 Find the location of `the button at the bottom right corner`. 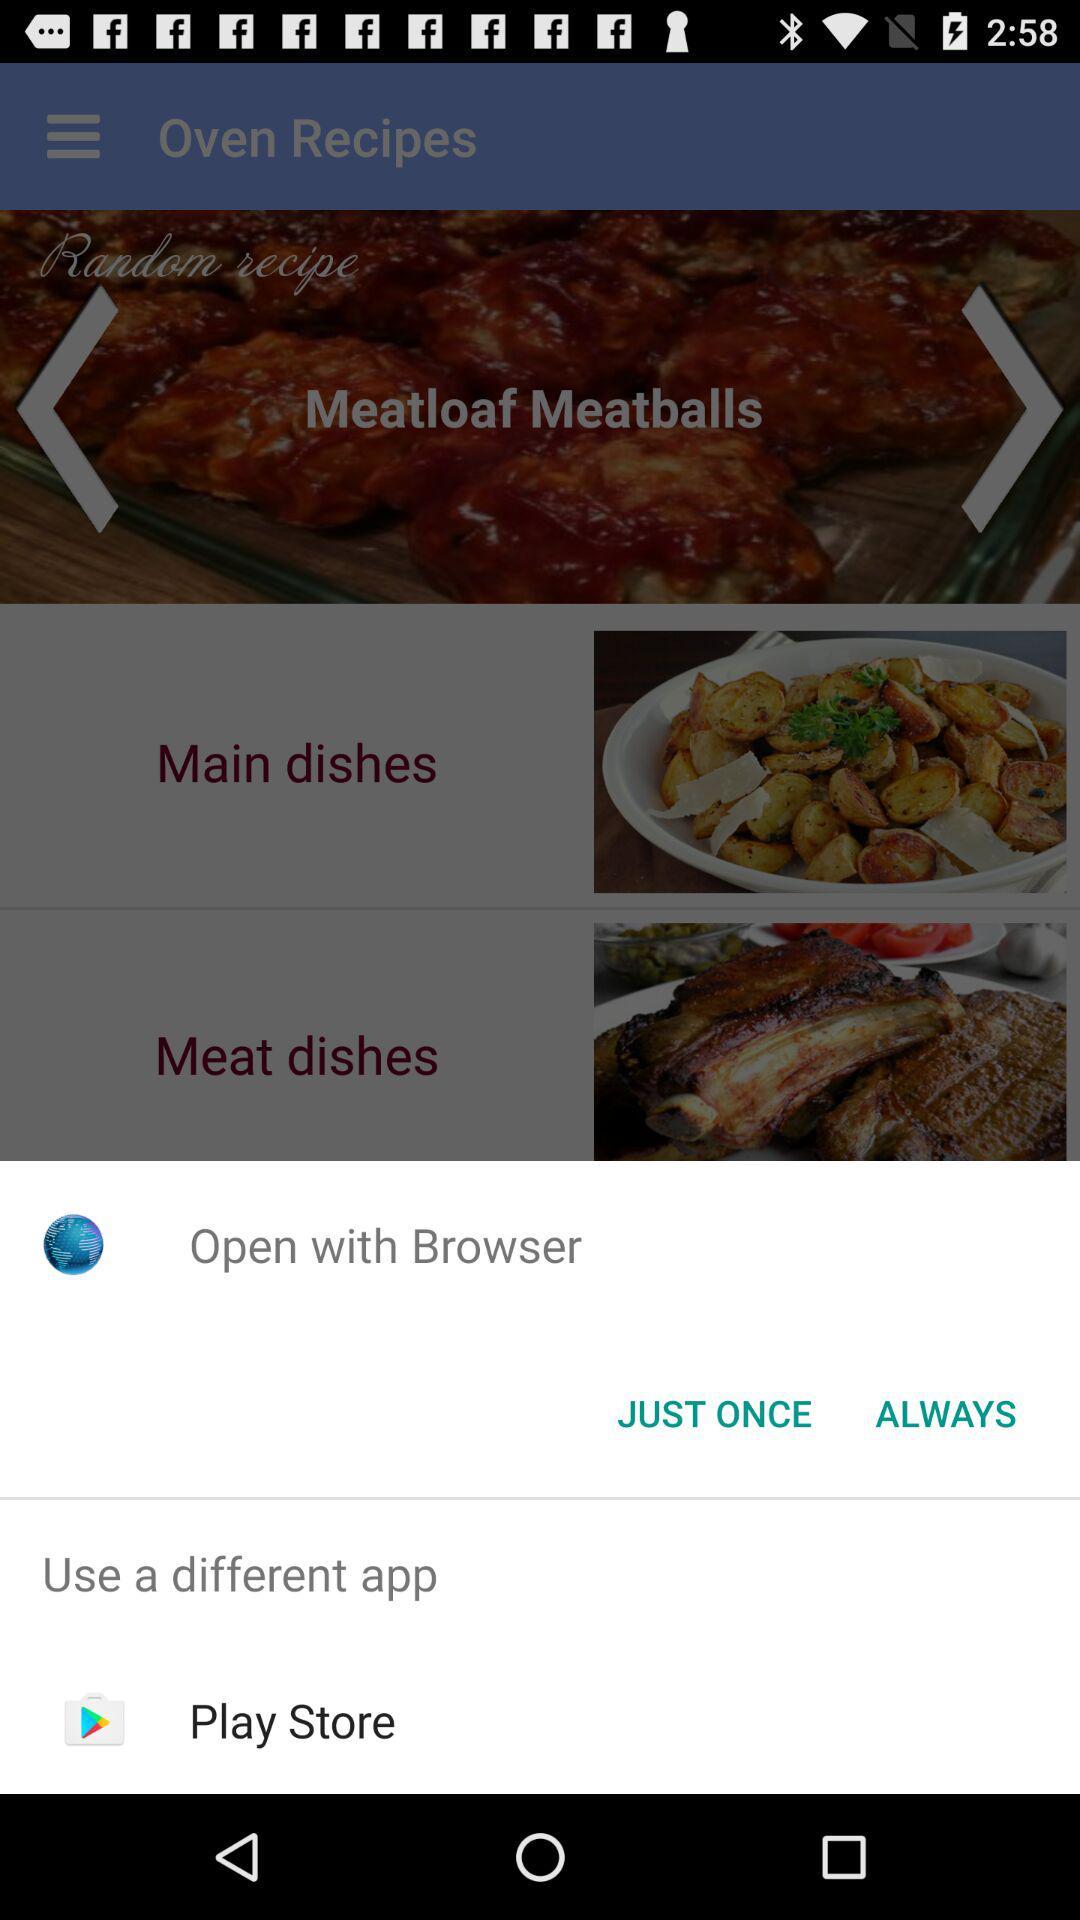

the button at the bottom right corner is located at coordinates (945, 1411).